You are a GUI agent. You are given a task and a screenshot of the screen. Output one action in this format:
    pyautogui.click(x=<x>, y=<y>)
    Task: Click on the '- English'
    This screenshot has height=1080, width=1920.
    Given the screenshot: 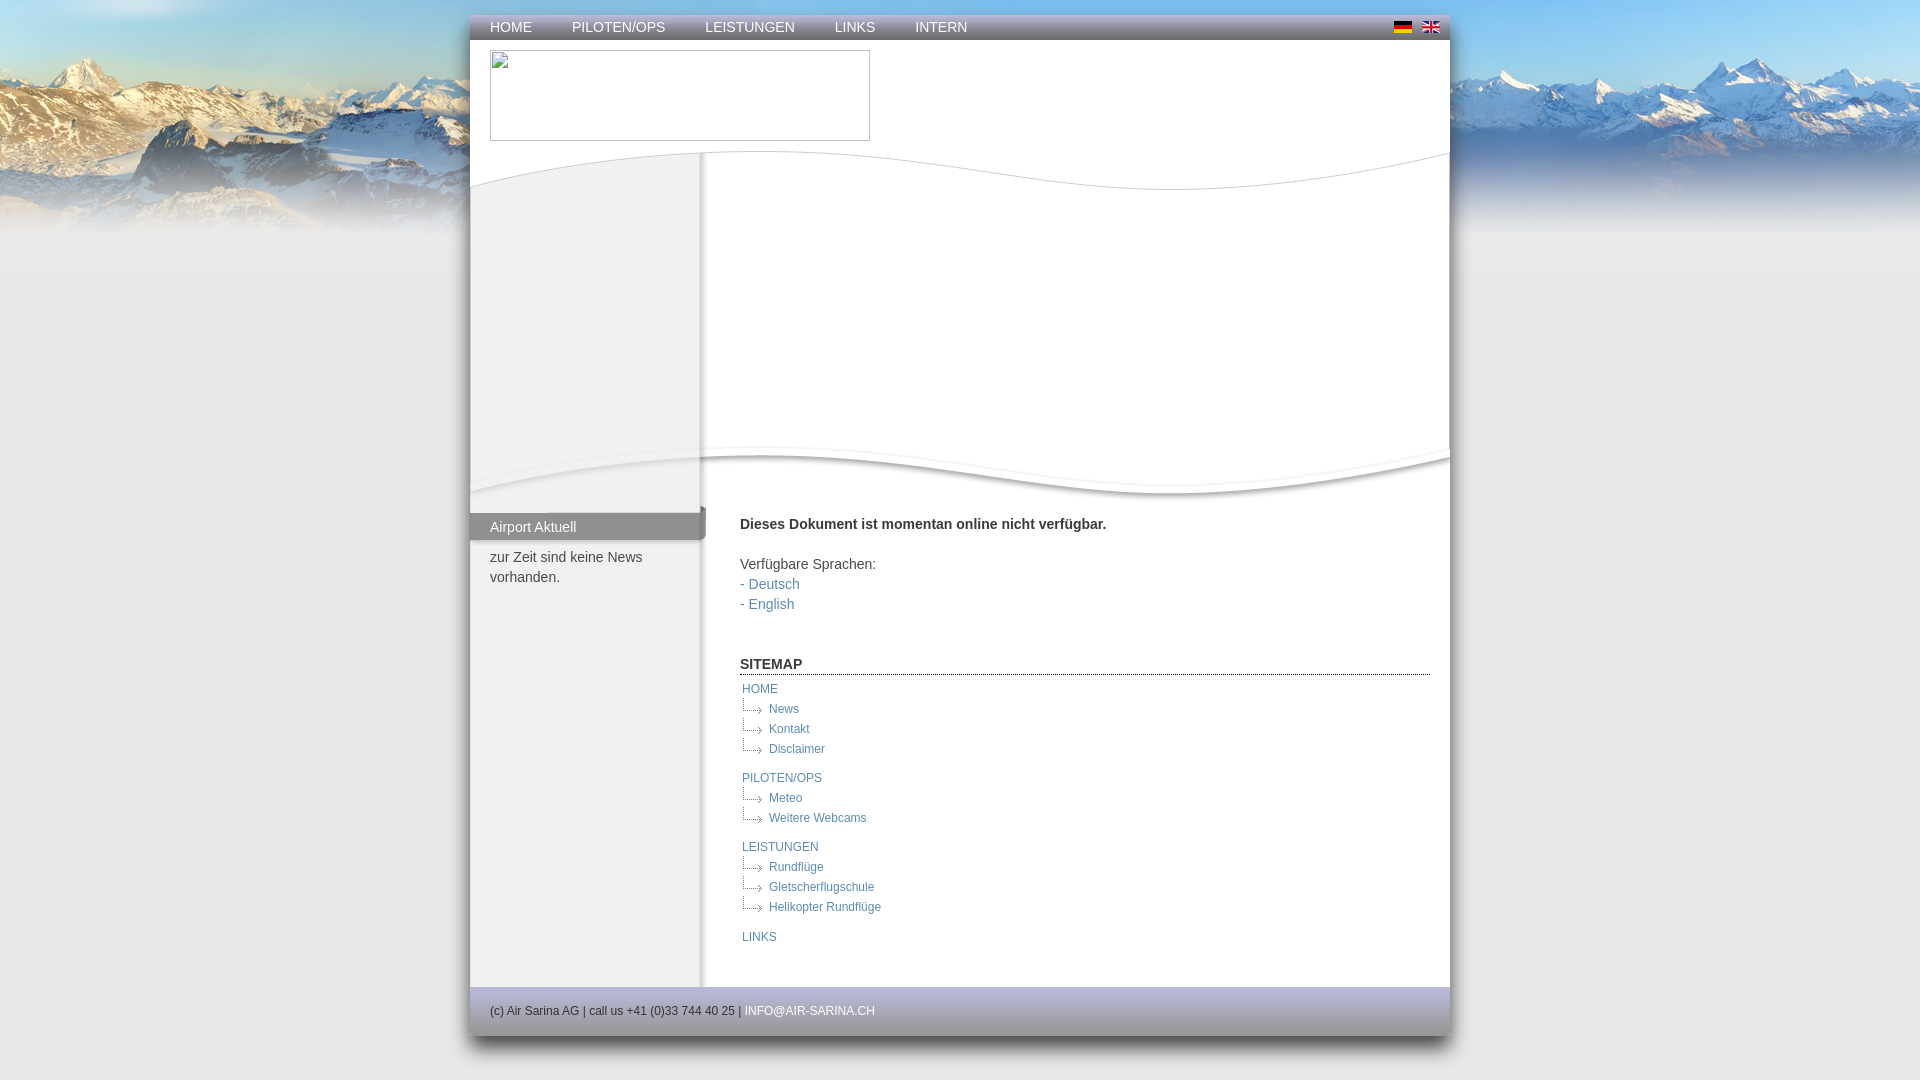 What is the action you would take?
    pyautogui.click(x=766, y=603)
    